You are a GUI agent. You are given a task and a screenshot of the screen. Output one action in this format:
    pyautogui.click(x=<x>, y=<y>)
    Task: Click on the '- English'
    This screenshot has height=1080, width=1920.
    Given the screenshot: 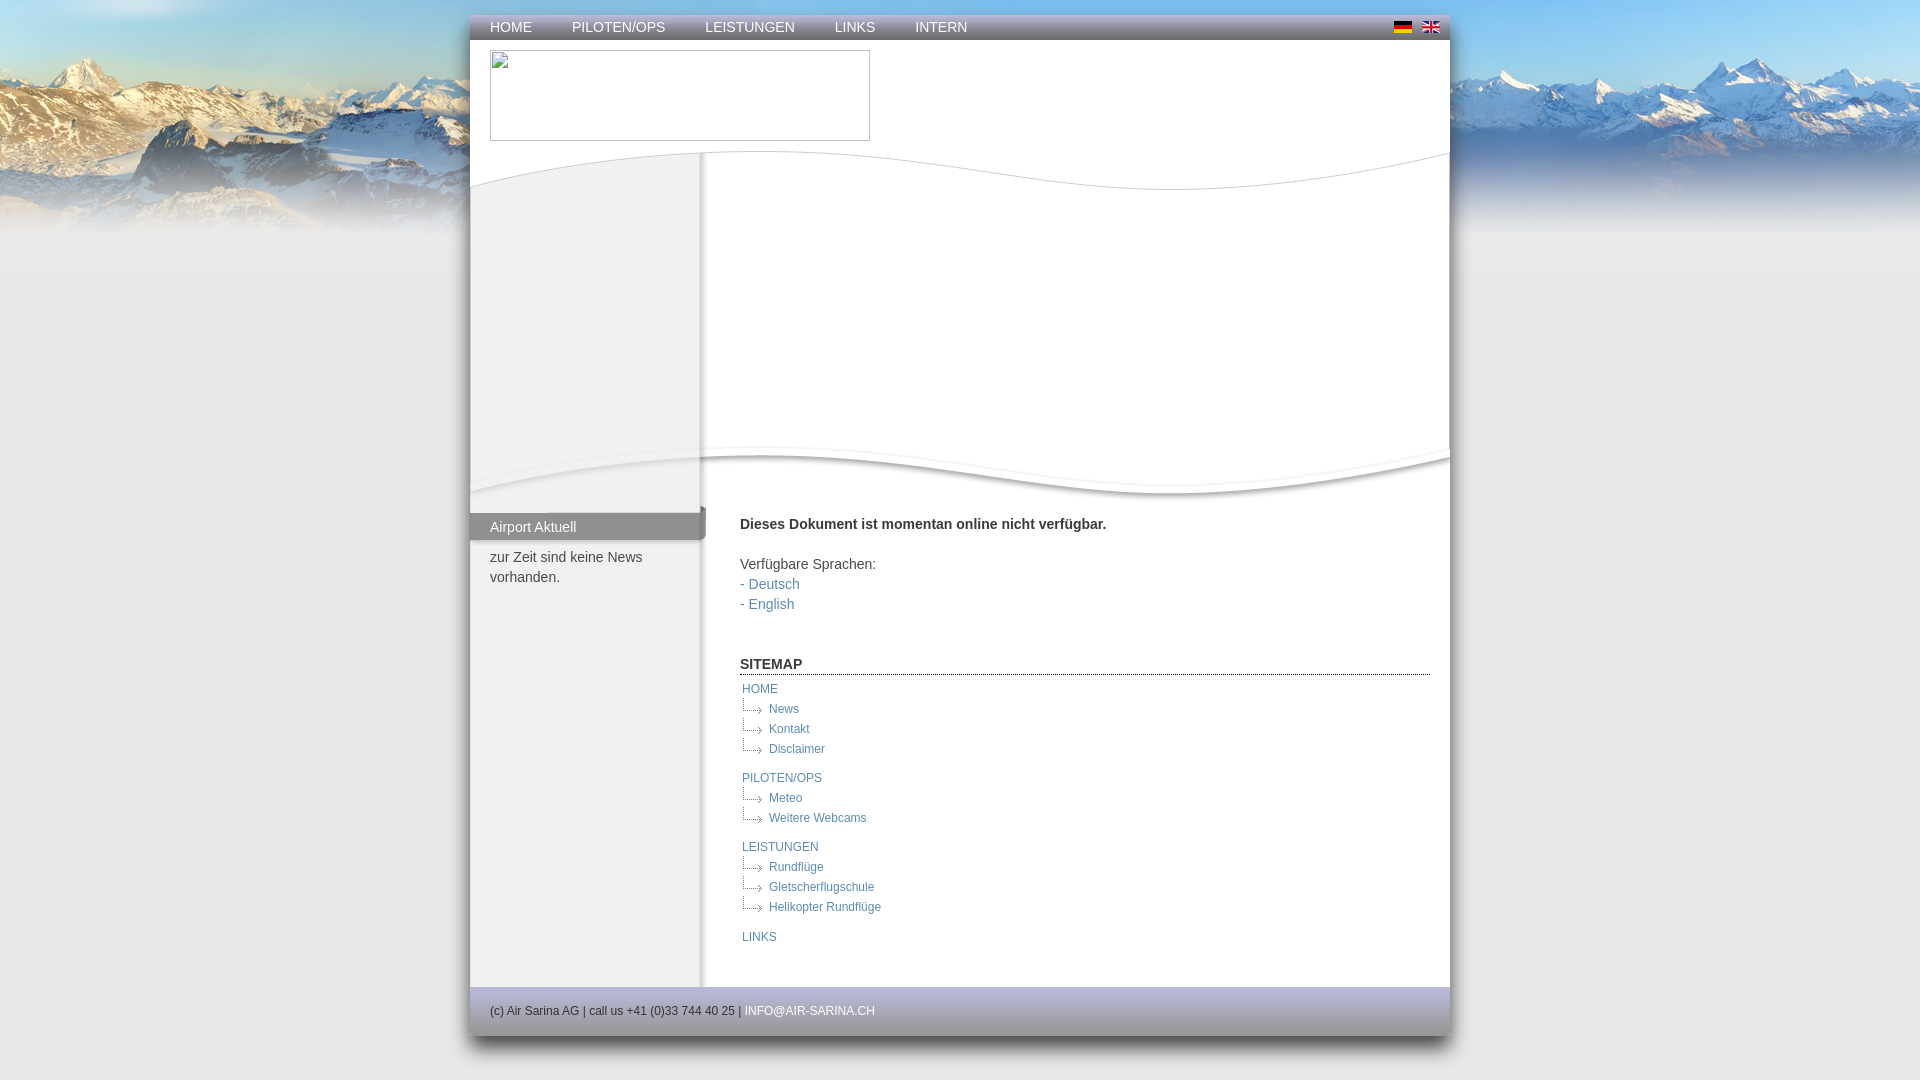 What is the action you would take?
    pyautogui.click(x=766, y=603)
    